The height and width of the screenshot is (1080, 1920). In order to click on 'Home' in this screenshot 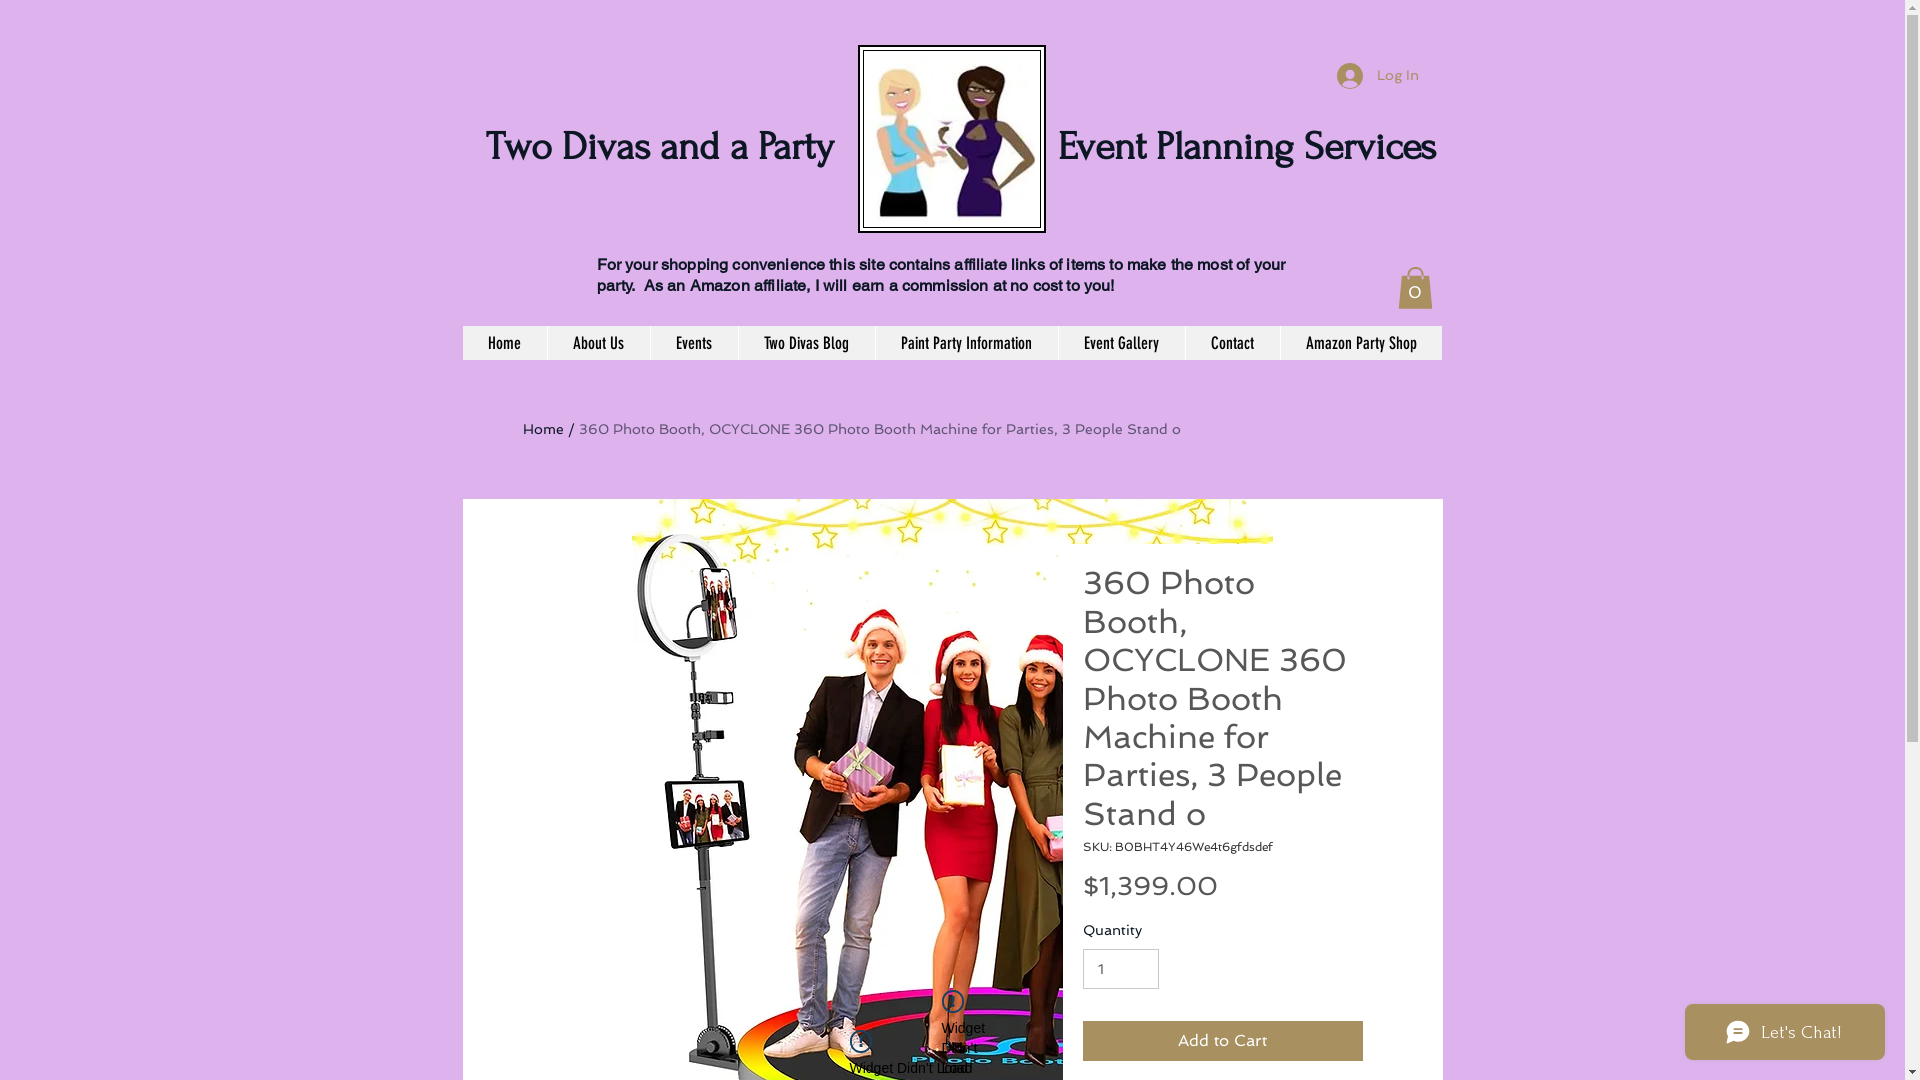, I will do `click(460, 342)`.